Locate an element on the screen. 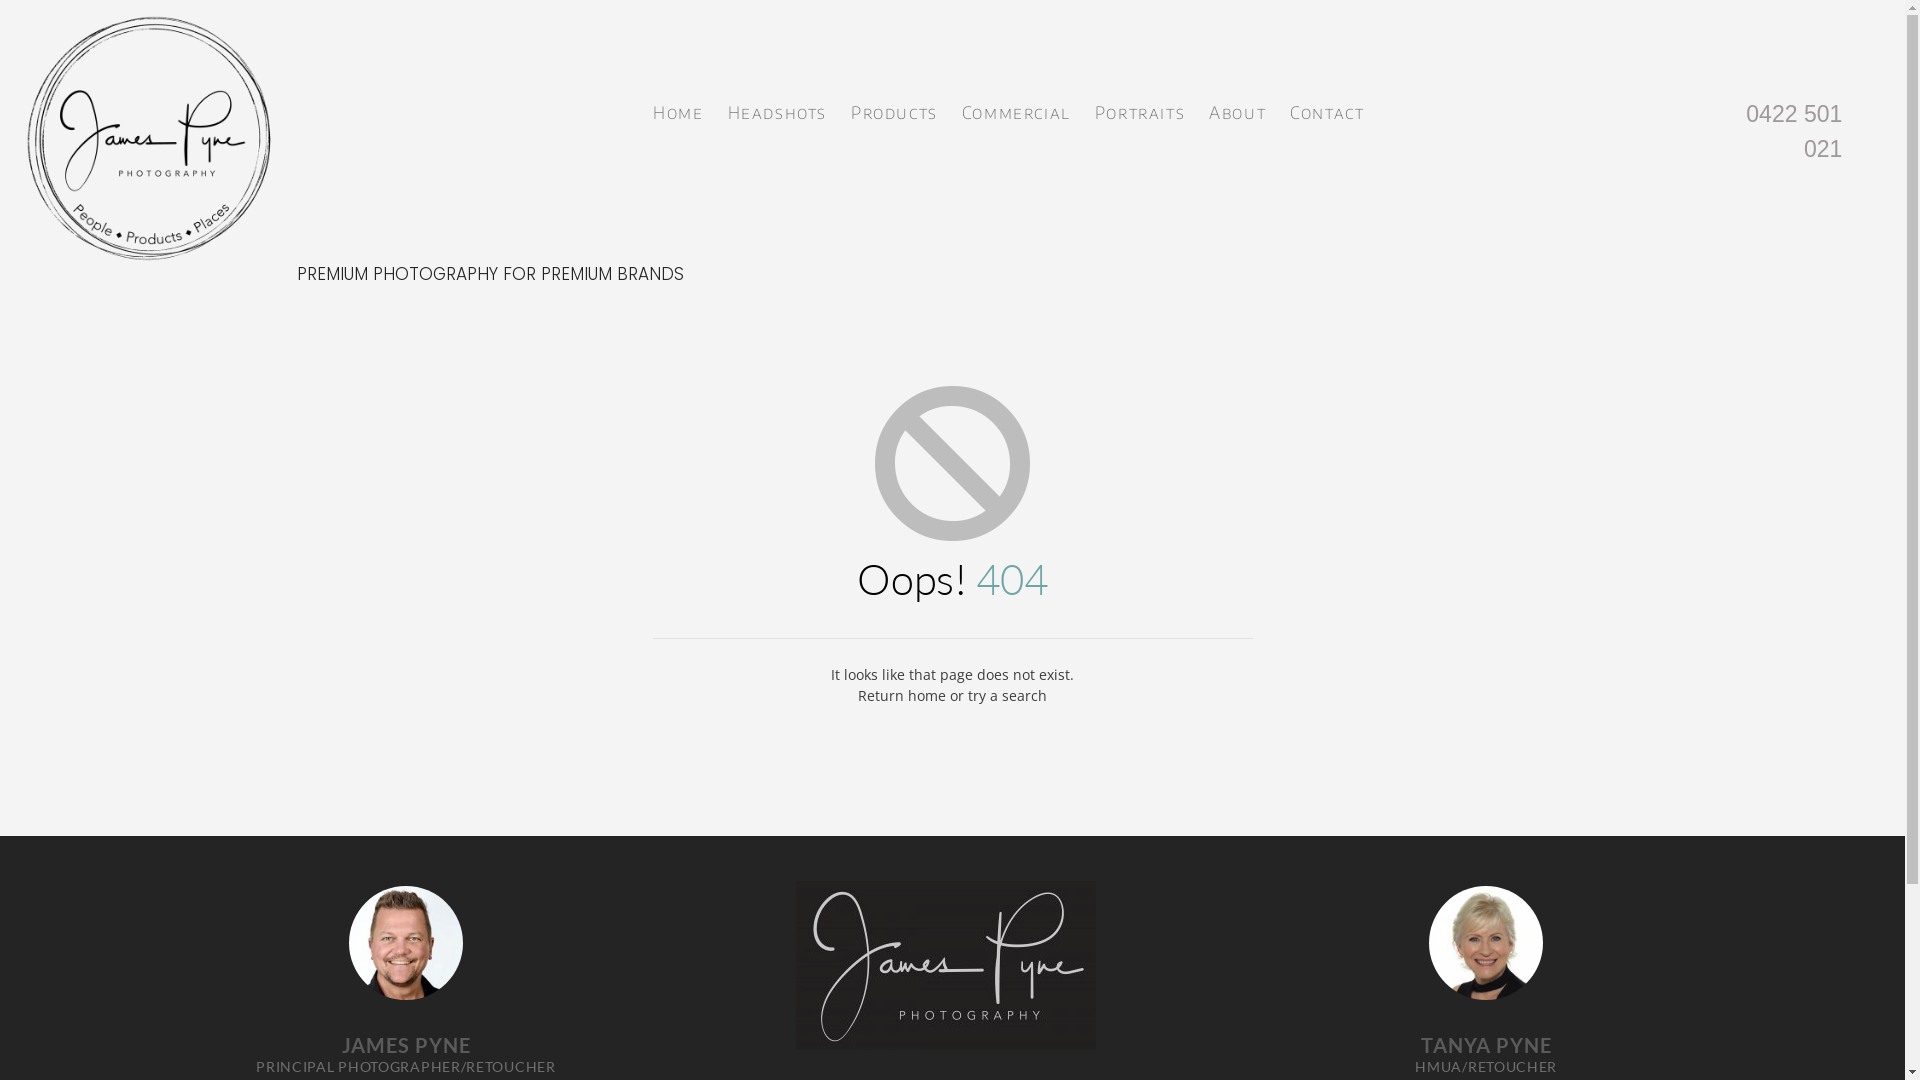 This screenshot has height=1080, width=1920. 'Products' is located at coordinates (893, 108).